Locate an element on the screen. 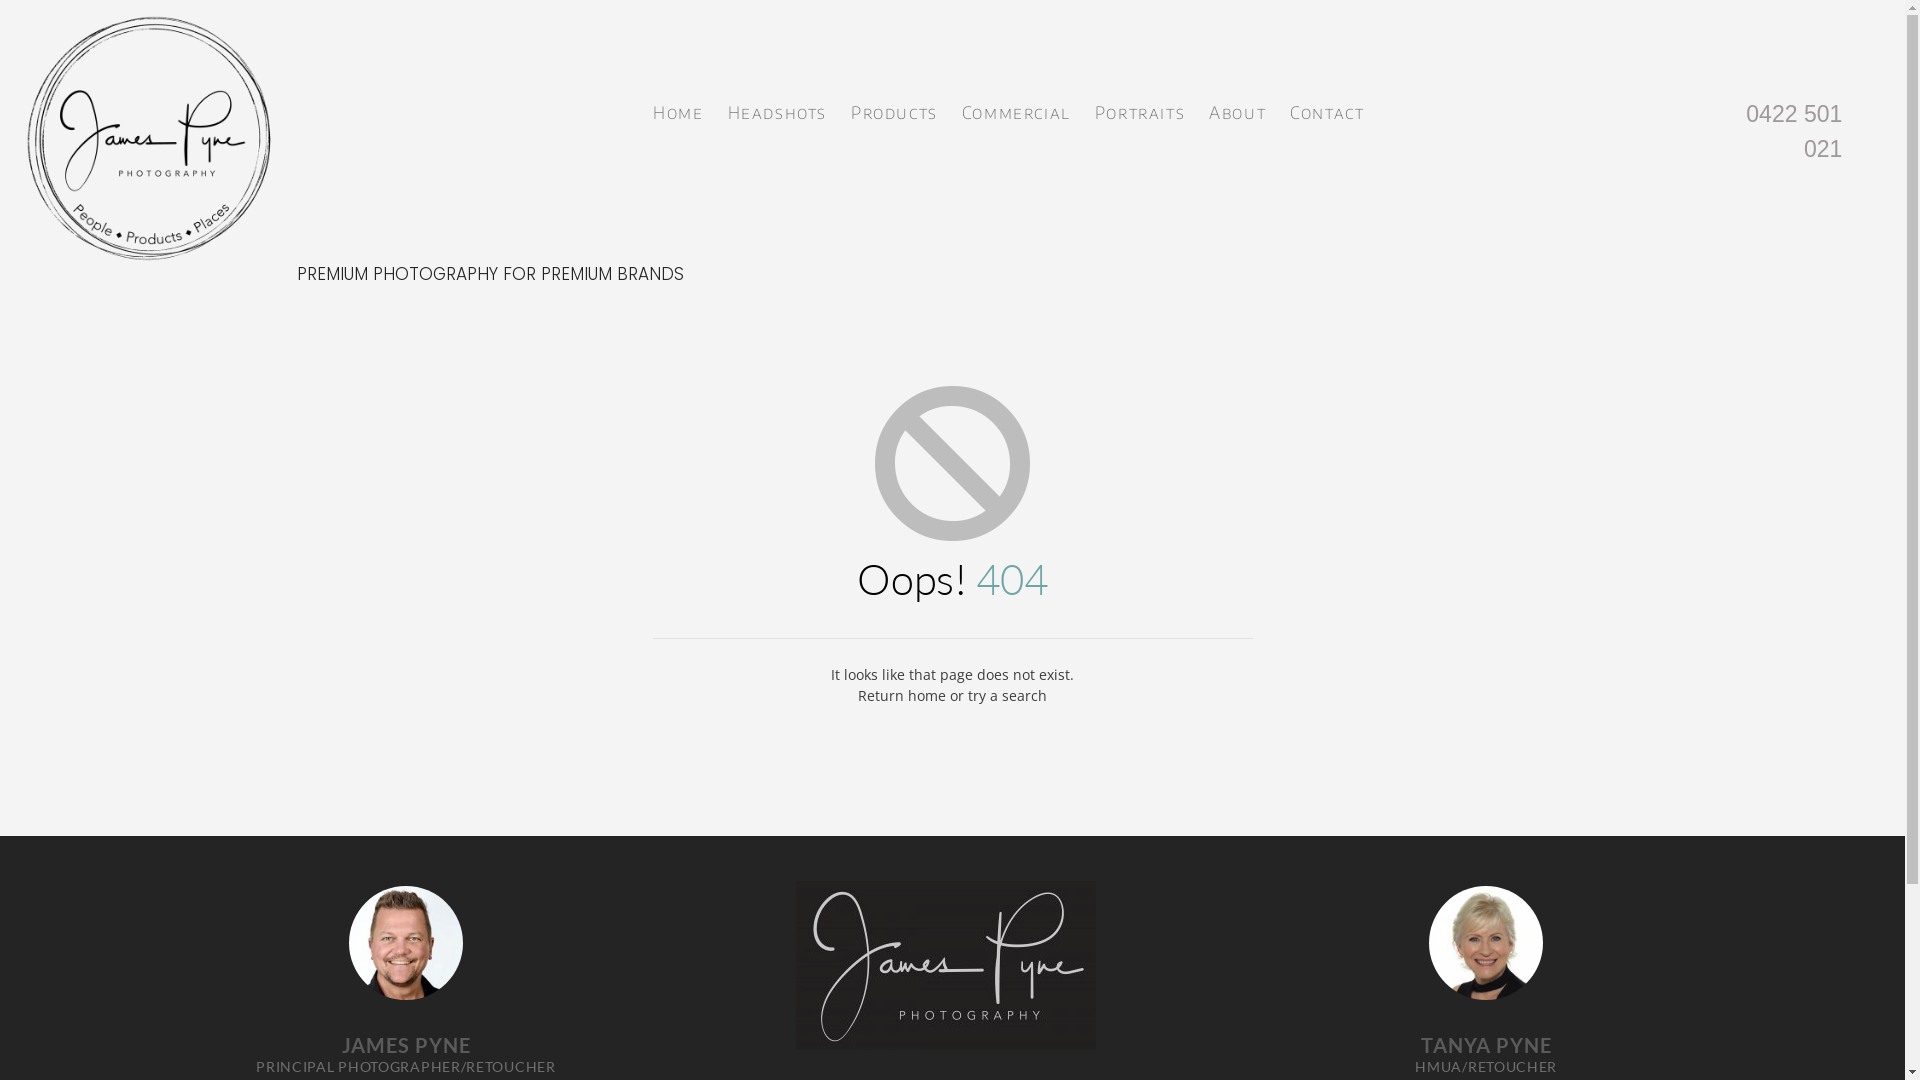 This screenshot has height=1080, width=1920. 'Products' is located at coordinates (893, 108).